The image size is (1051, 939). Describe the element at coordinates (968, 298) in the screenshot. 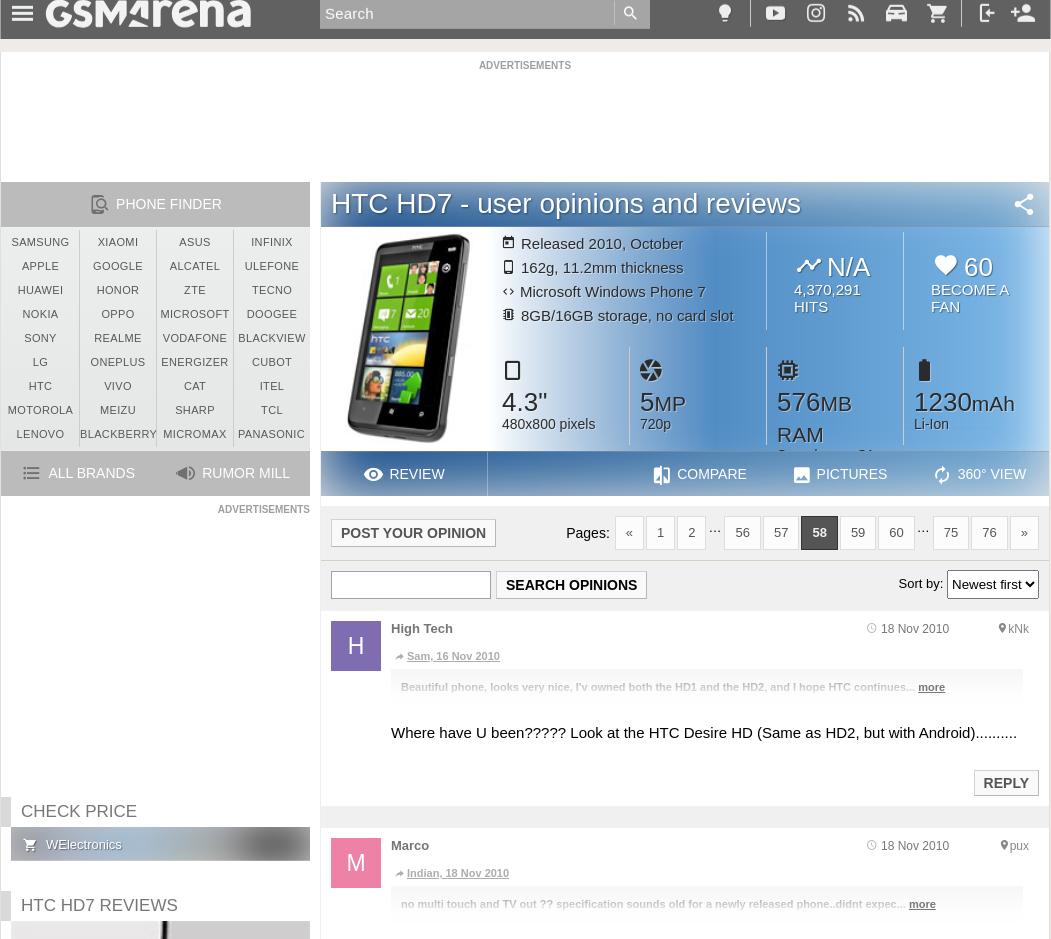

I see `'Become a fan'` at that location.